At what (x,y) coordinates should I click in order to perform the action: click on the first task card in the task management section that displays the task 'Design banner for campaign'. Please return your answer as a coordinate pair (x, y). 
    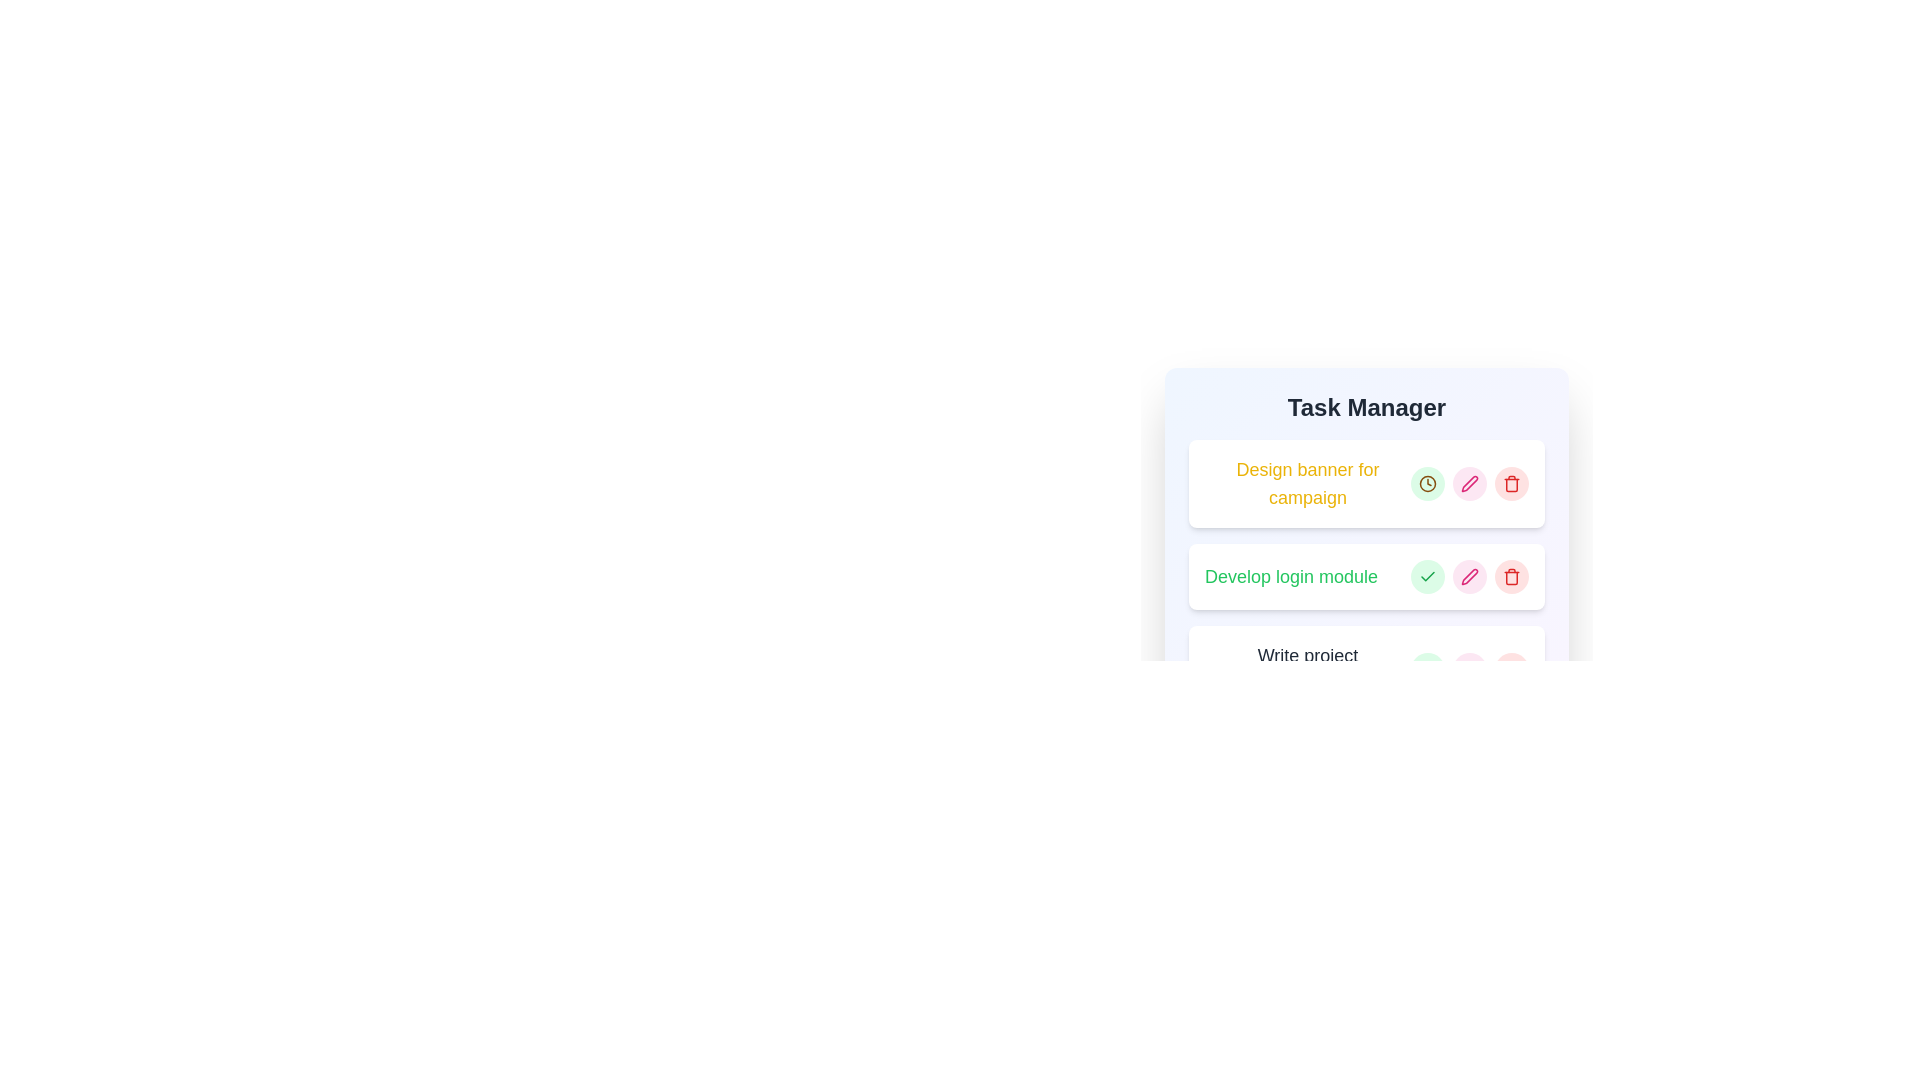
    Looking at the image, I should click on (1366, 486).